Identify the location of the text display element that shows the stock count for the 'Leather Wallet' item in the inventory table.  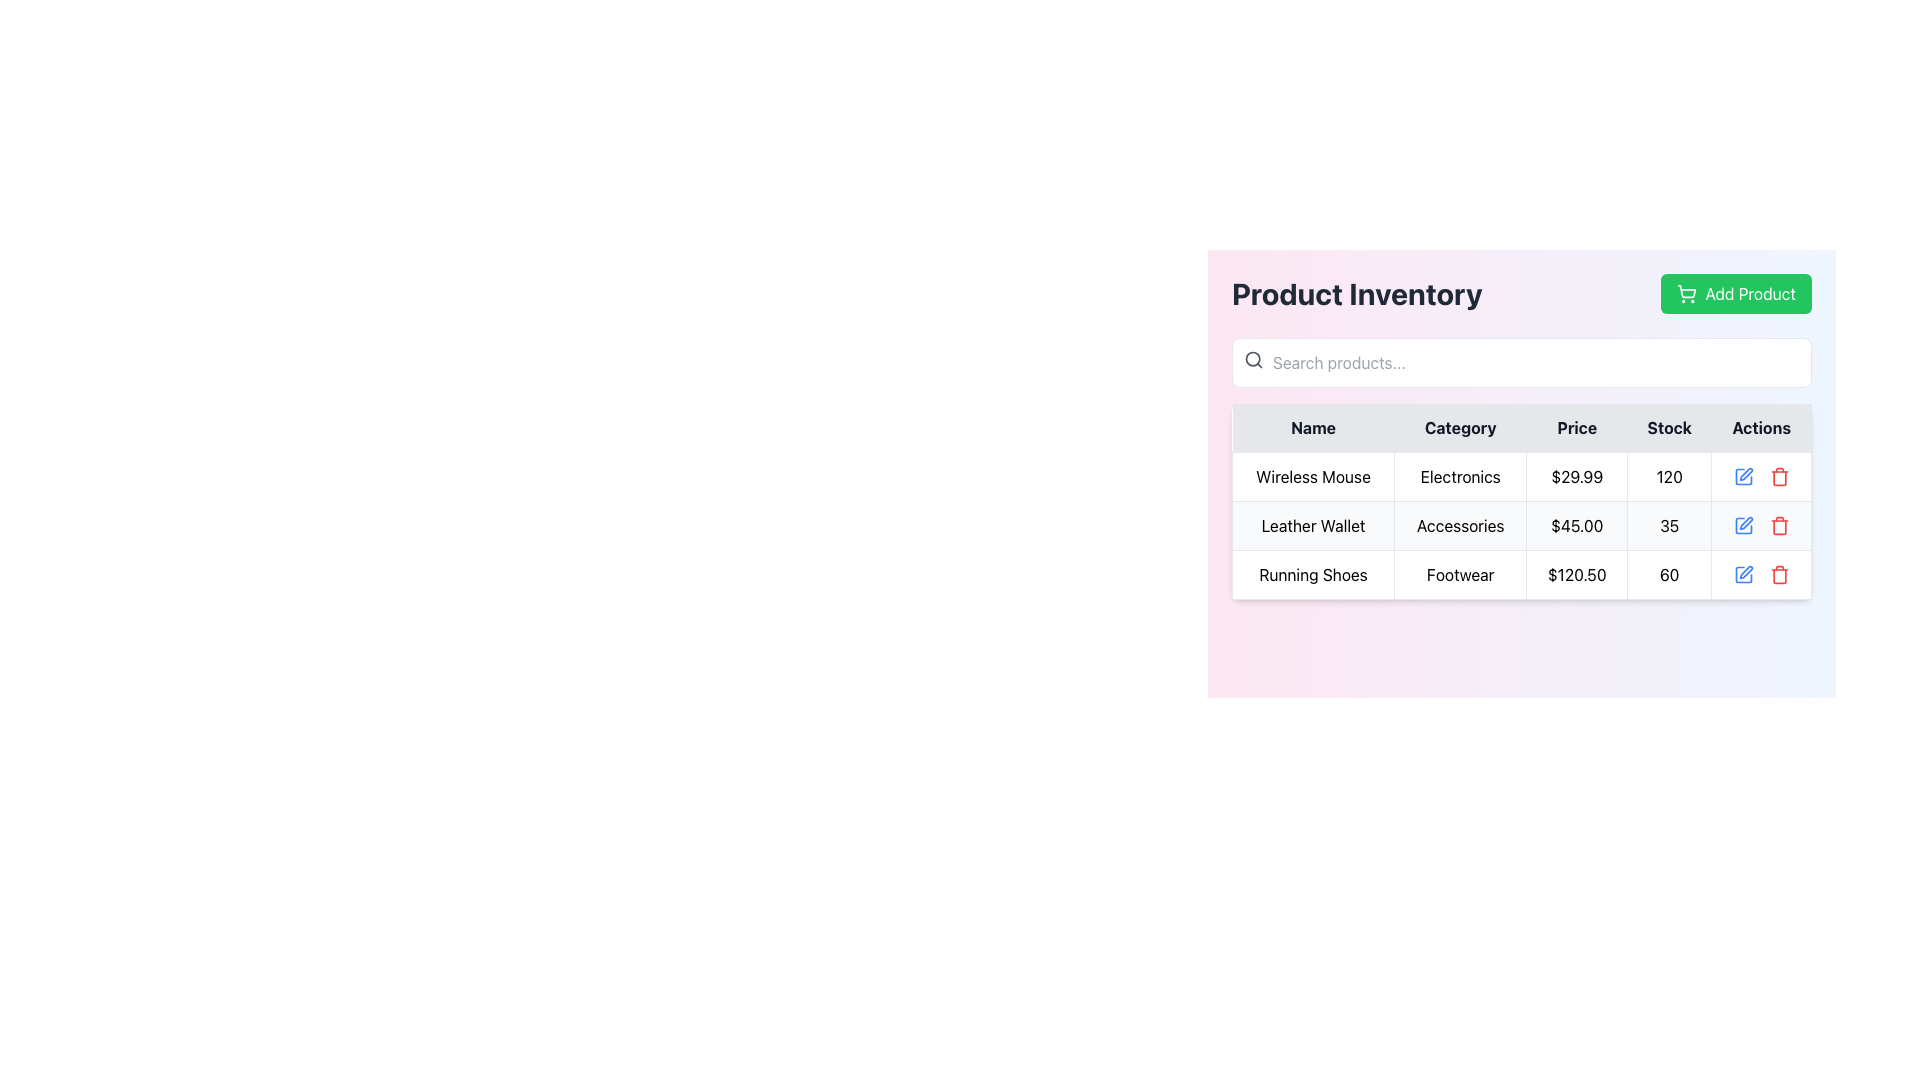
(1669, 524).